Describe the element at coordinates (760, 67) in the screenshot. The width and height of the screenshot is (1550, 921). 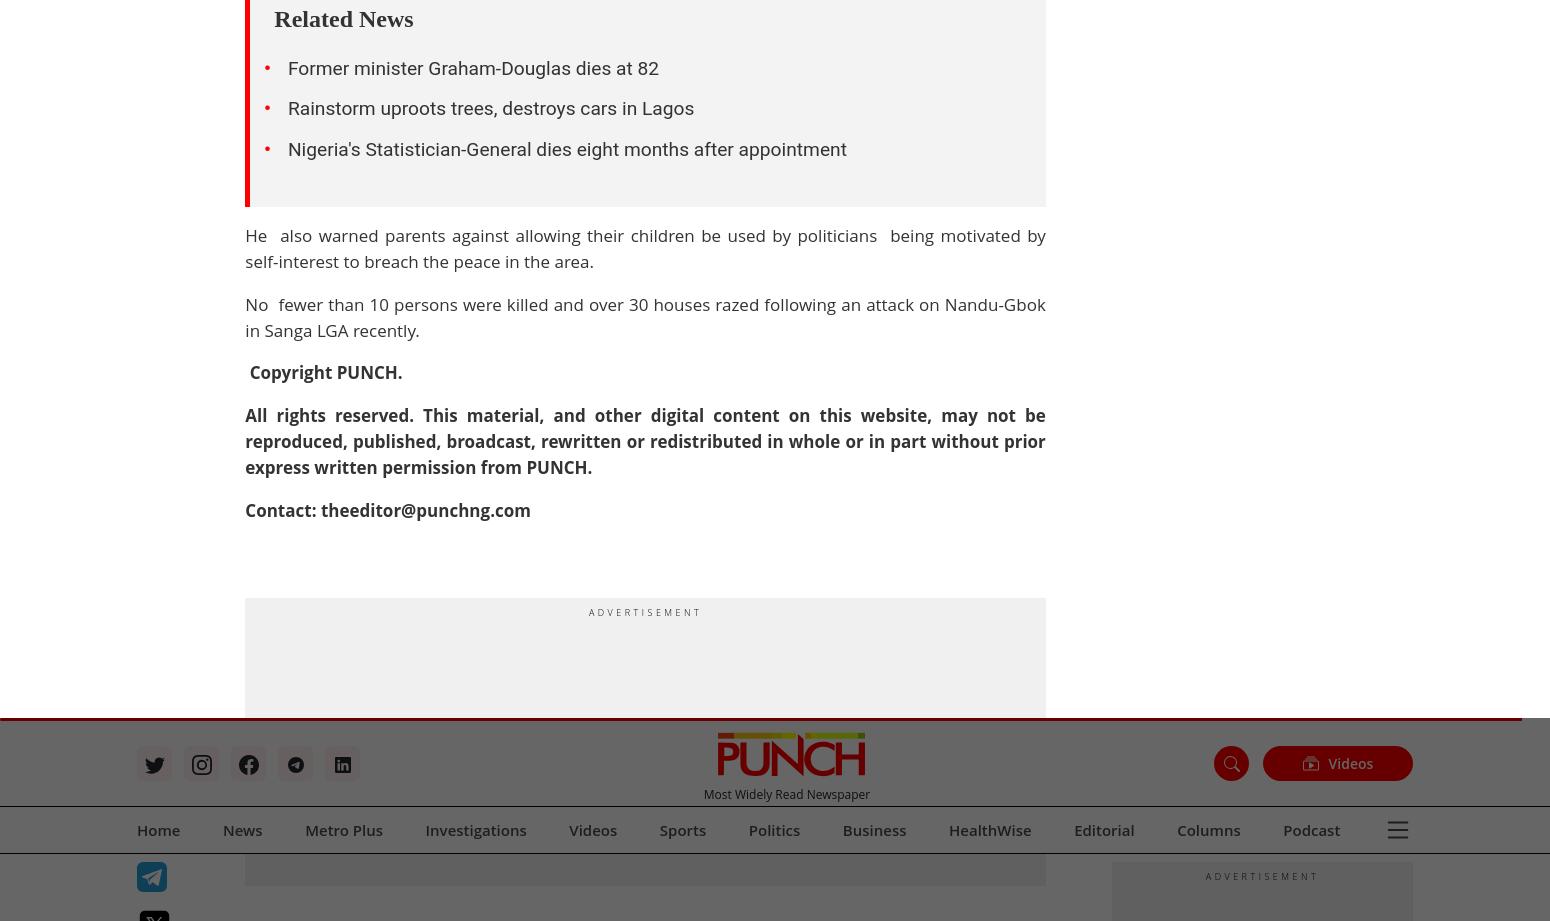
I see `'Cartoon'` at that location.